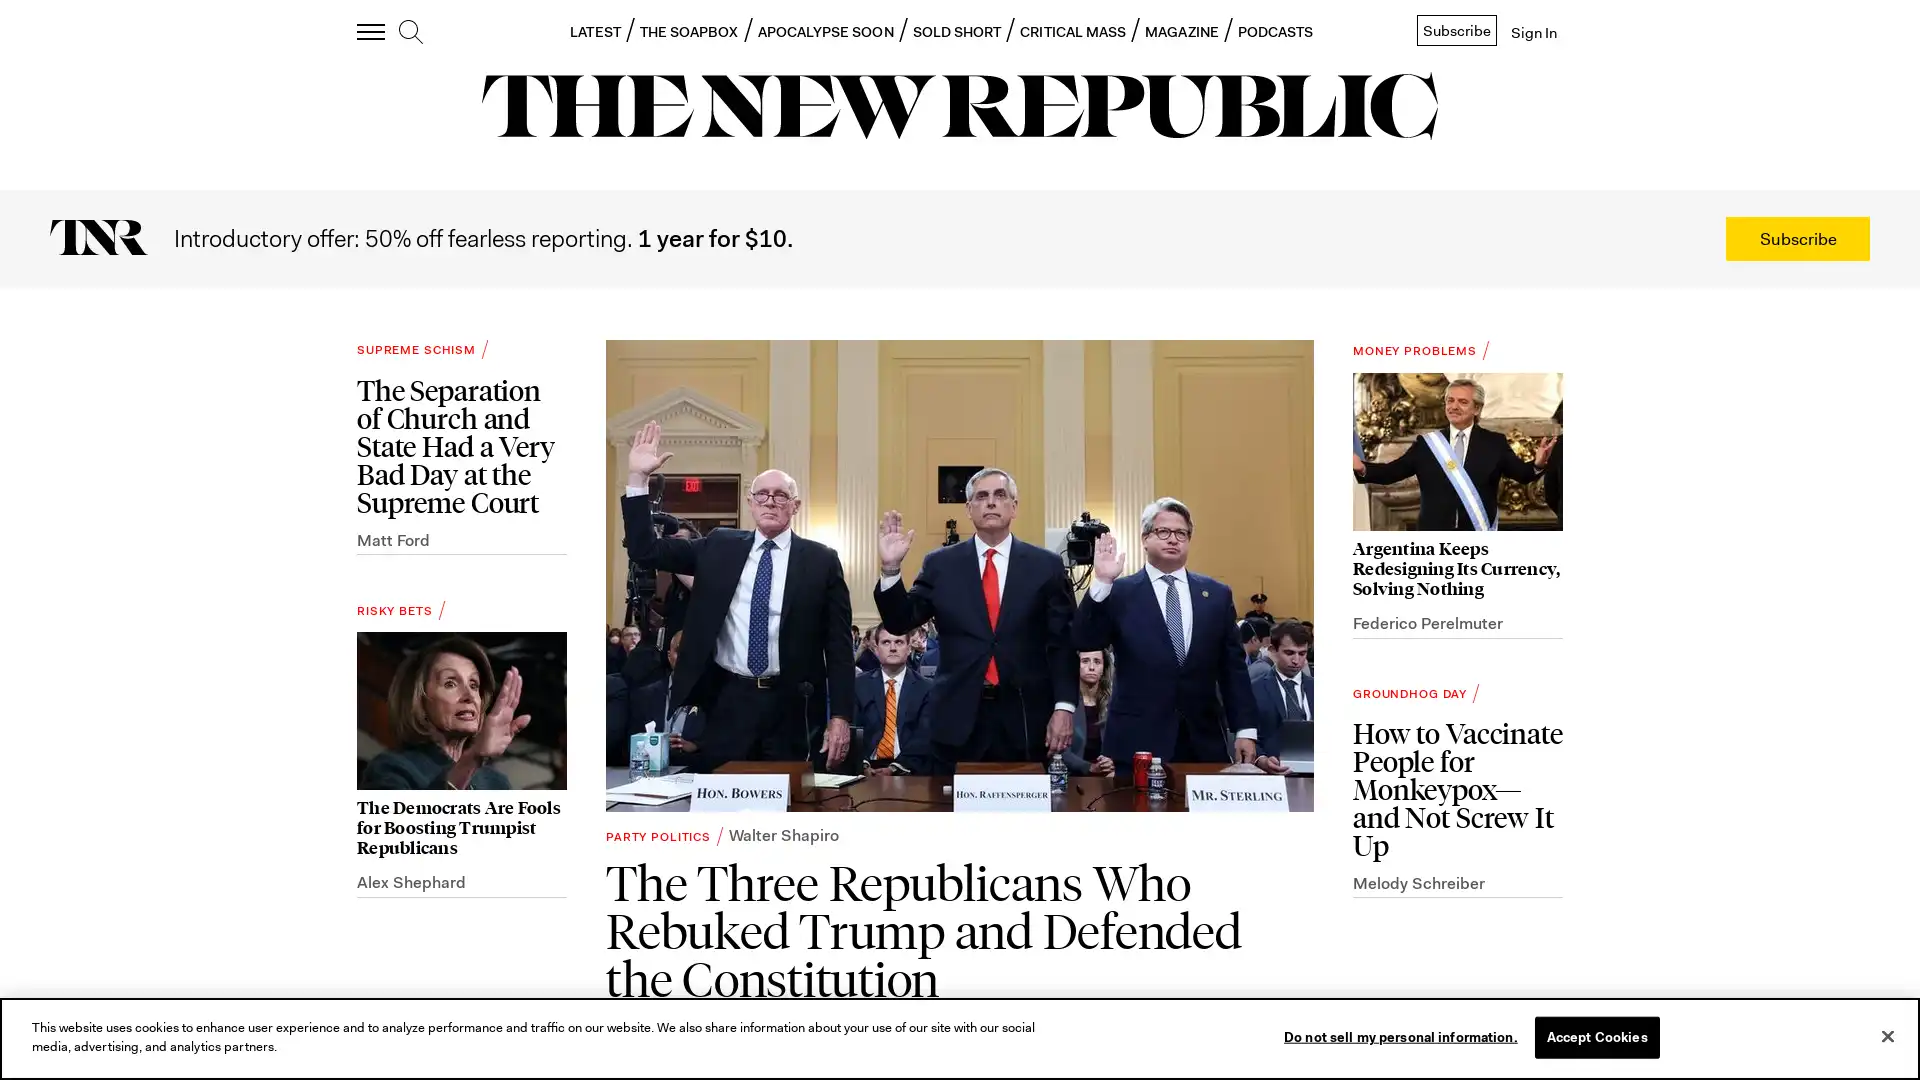 This screenshot has height=1080, width=1920. Describe the element at coordinates (410, 33) in the screenshot. I see `search` at that location.